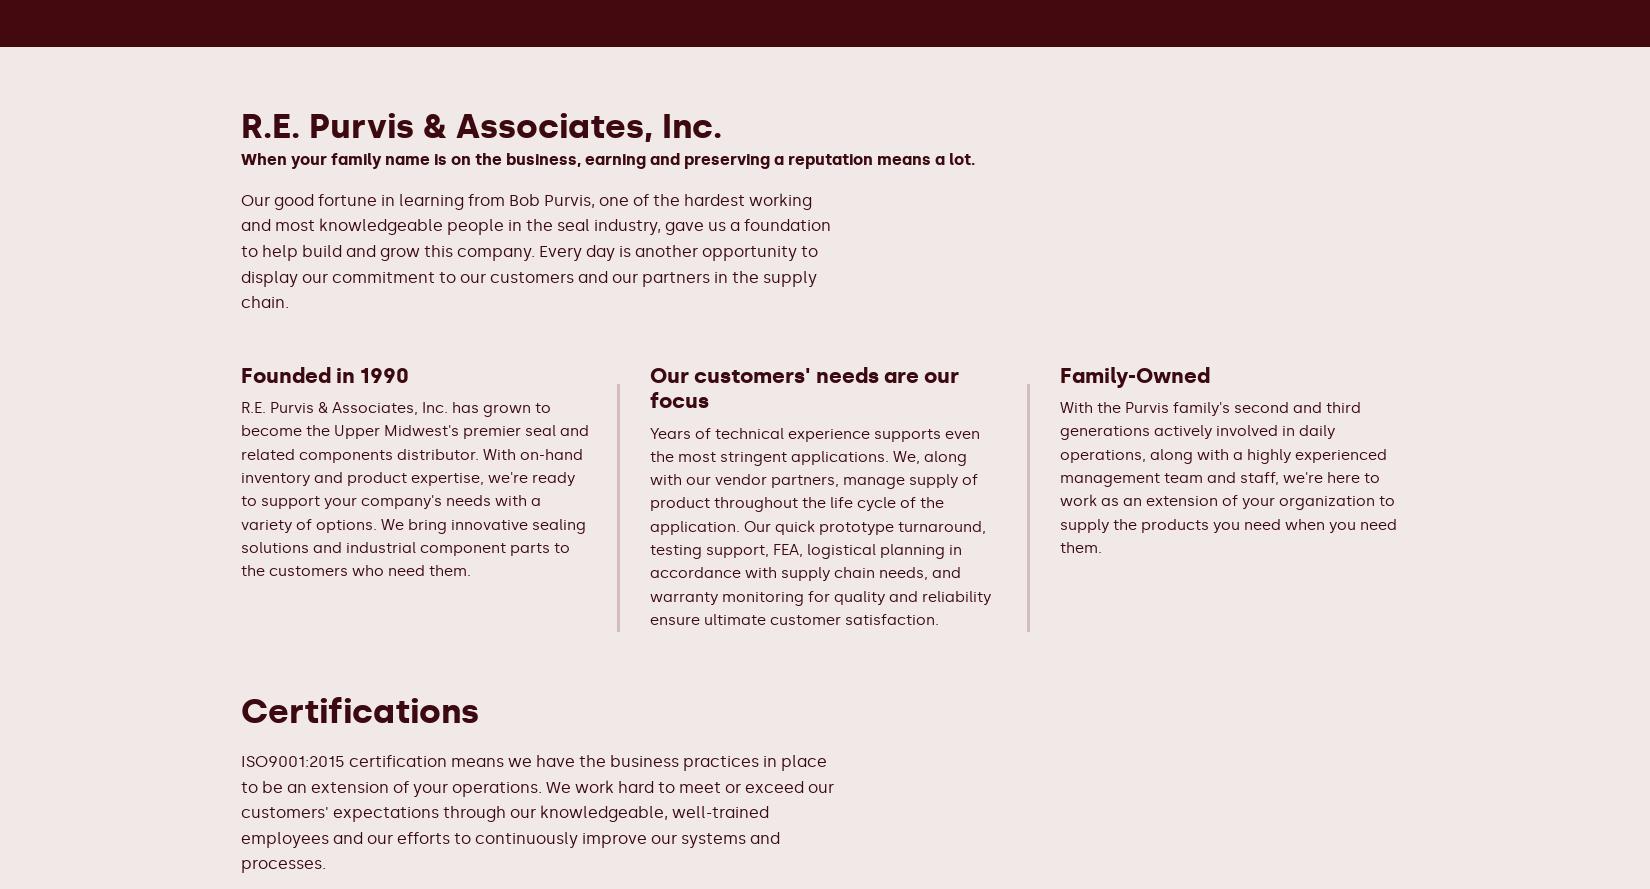  I want to click on 'When your family name is on the business, earning and preserving a reputation means a lot.', so click(607, 158).